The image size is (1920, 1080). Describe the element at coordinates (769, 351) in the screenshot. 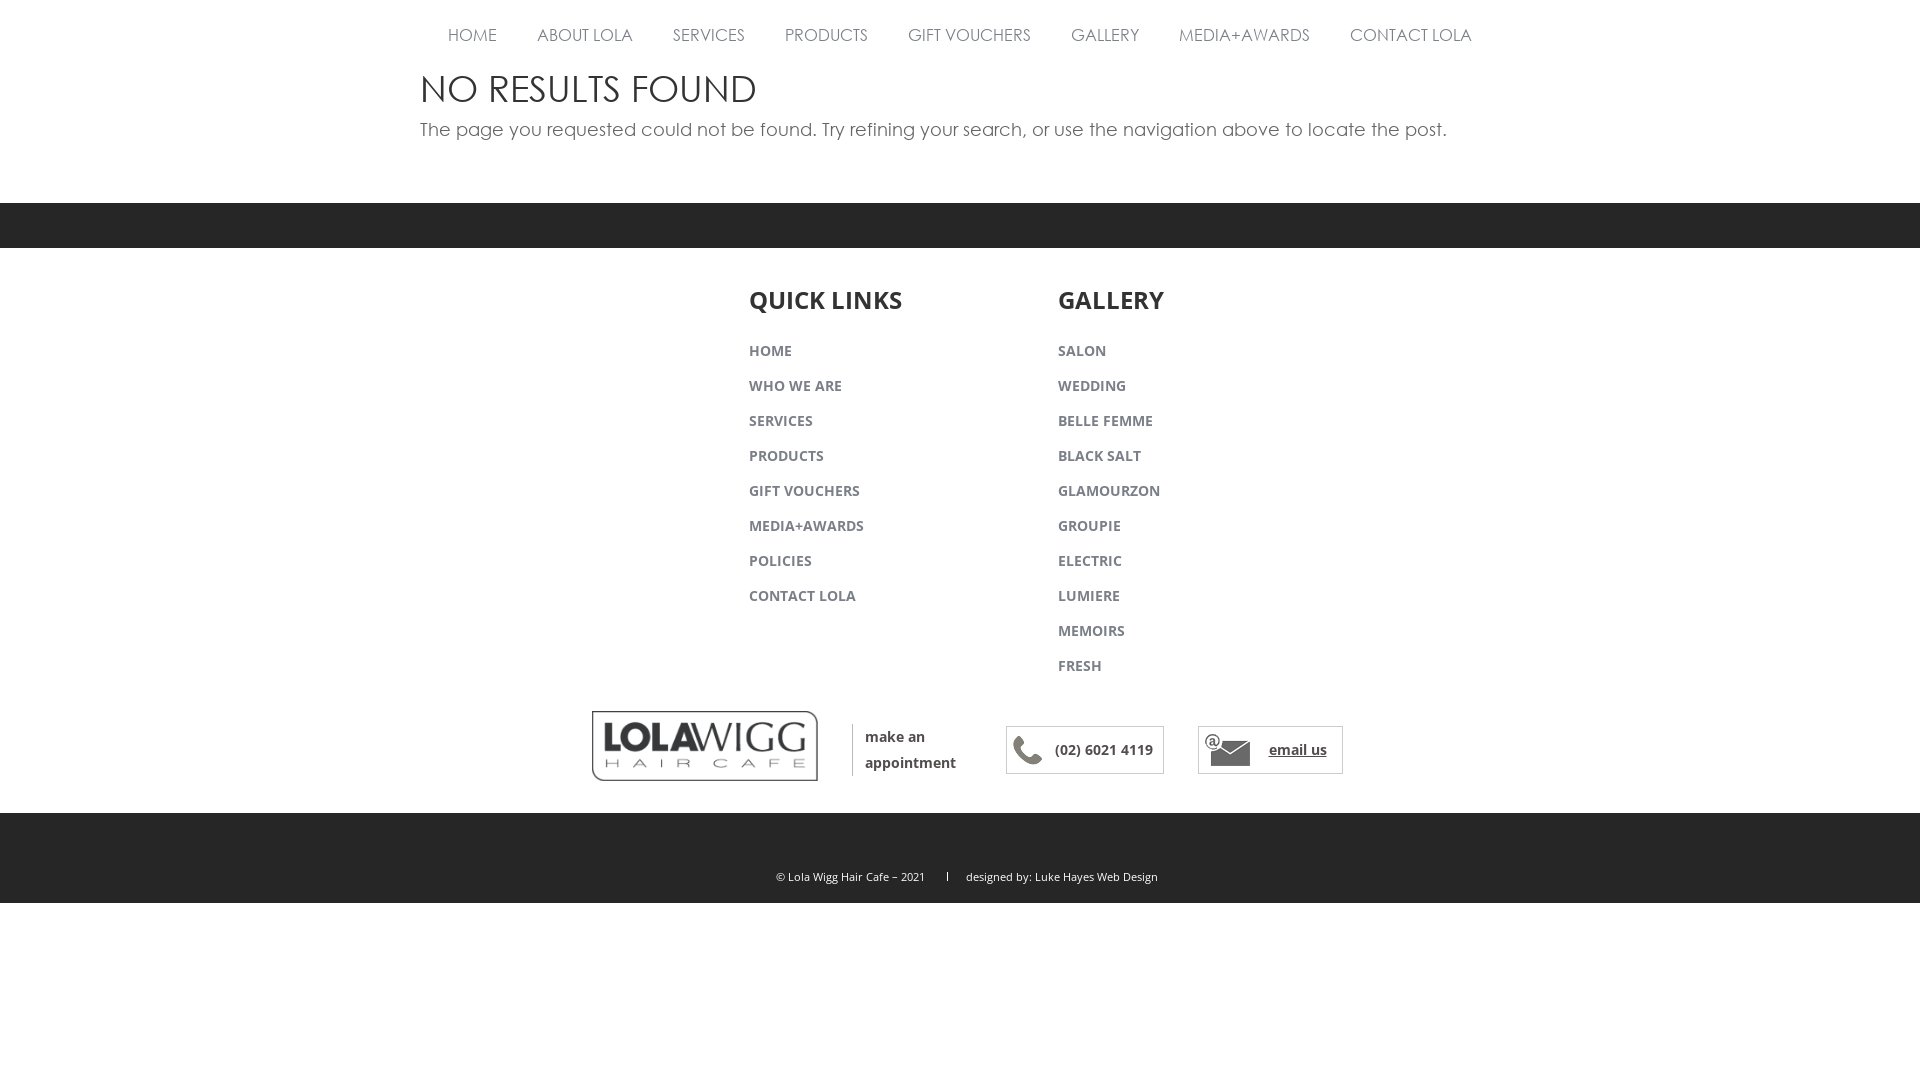

I see `'HOME'` at that location.